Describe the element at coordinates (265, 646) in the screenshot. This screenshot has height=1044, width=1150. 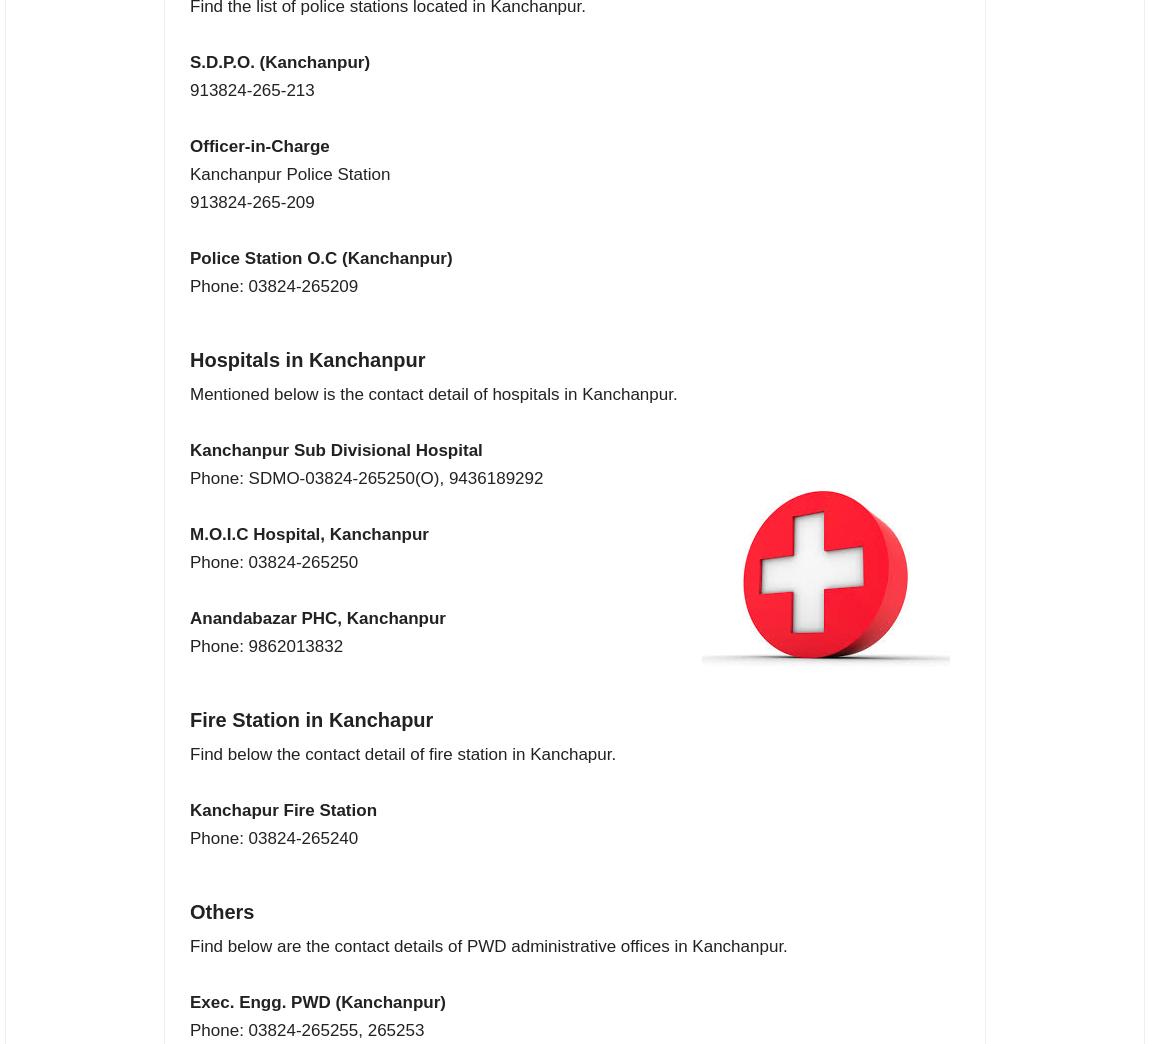
I see `'Phone: 9862013832'` at that location.